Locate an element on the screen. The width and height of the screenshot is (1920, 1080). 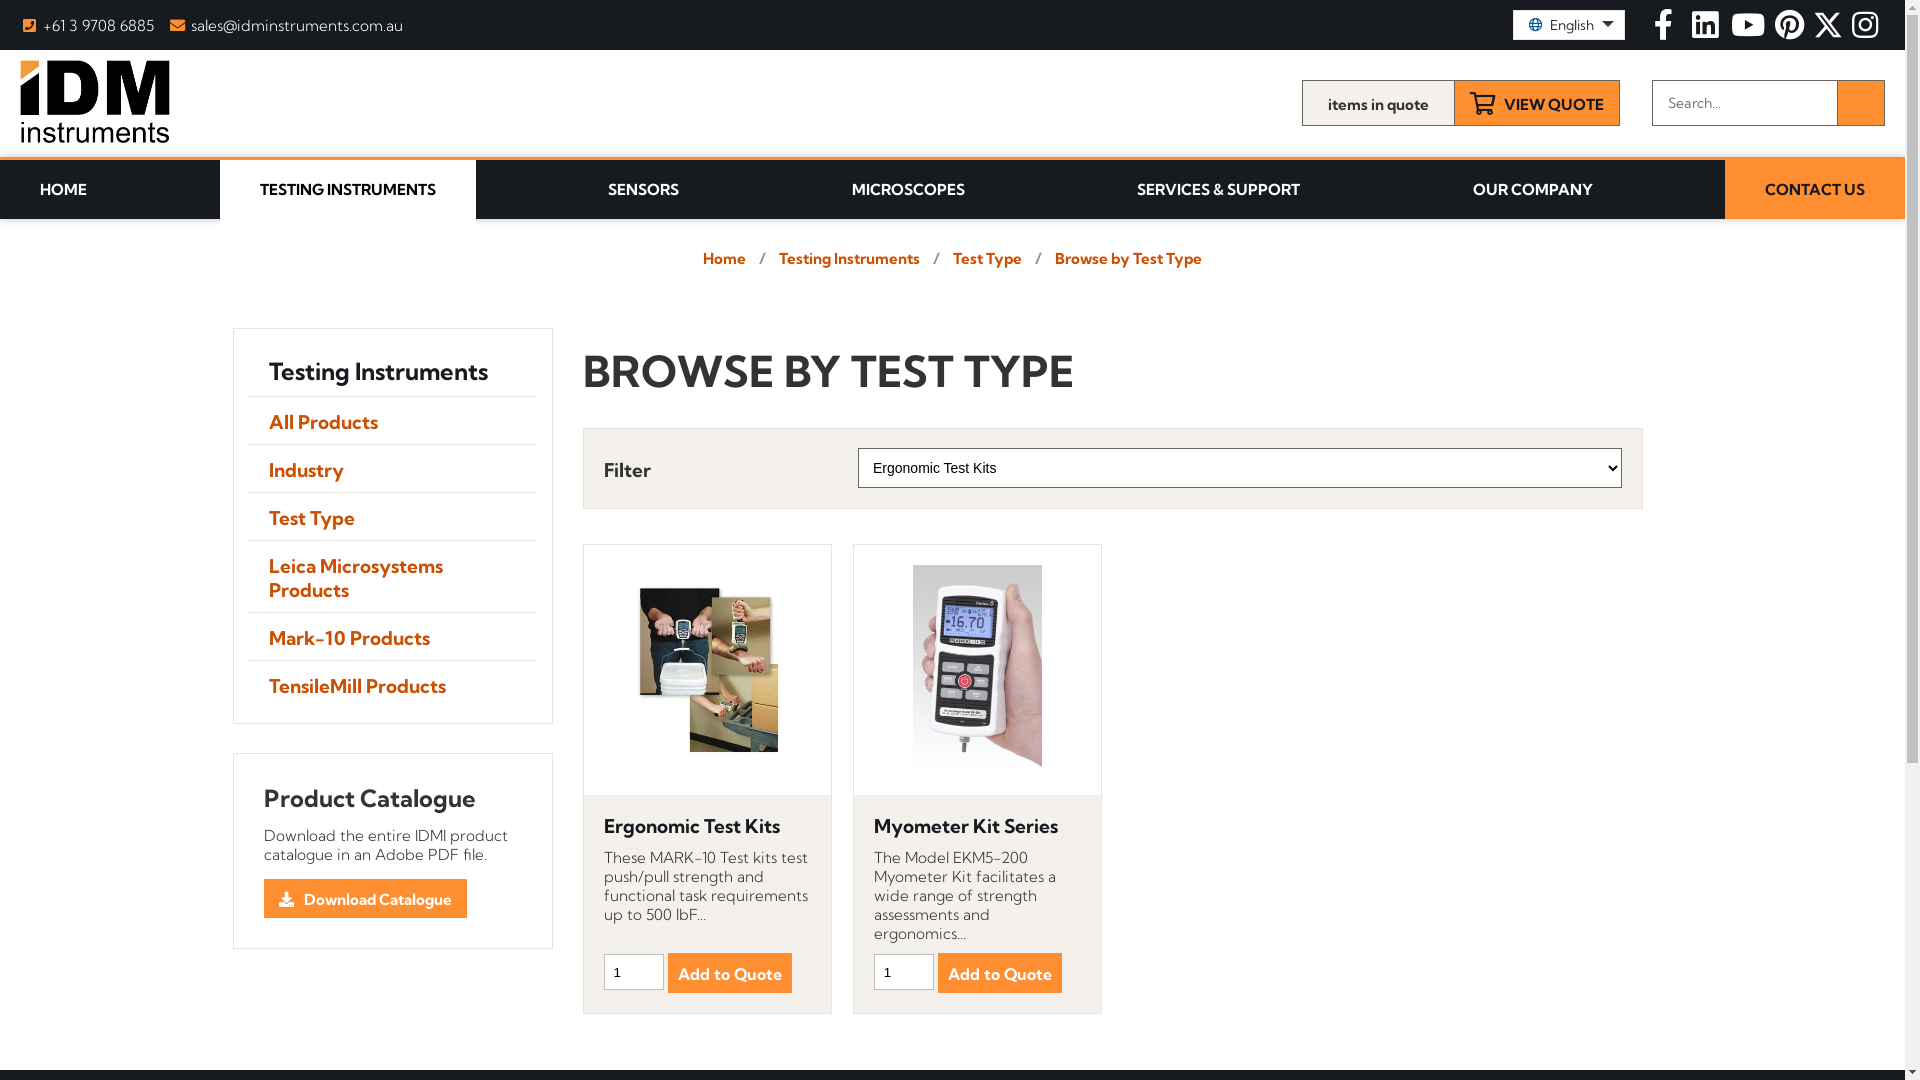
'SENSORS' is located at coordinates (566, 189).